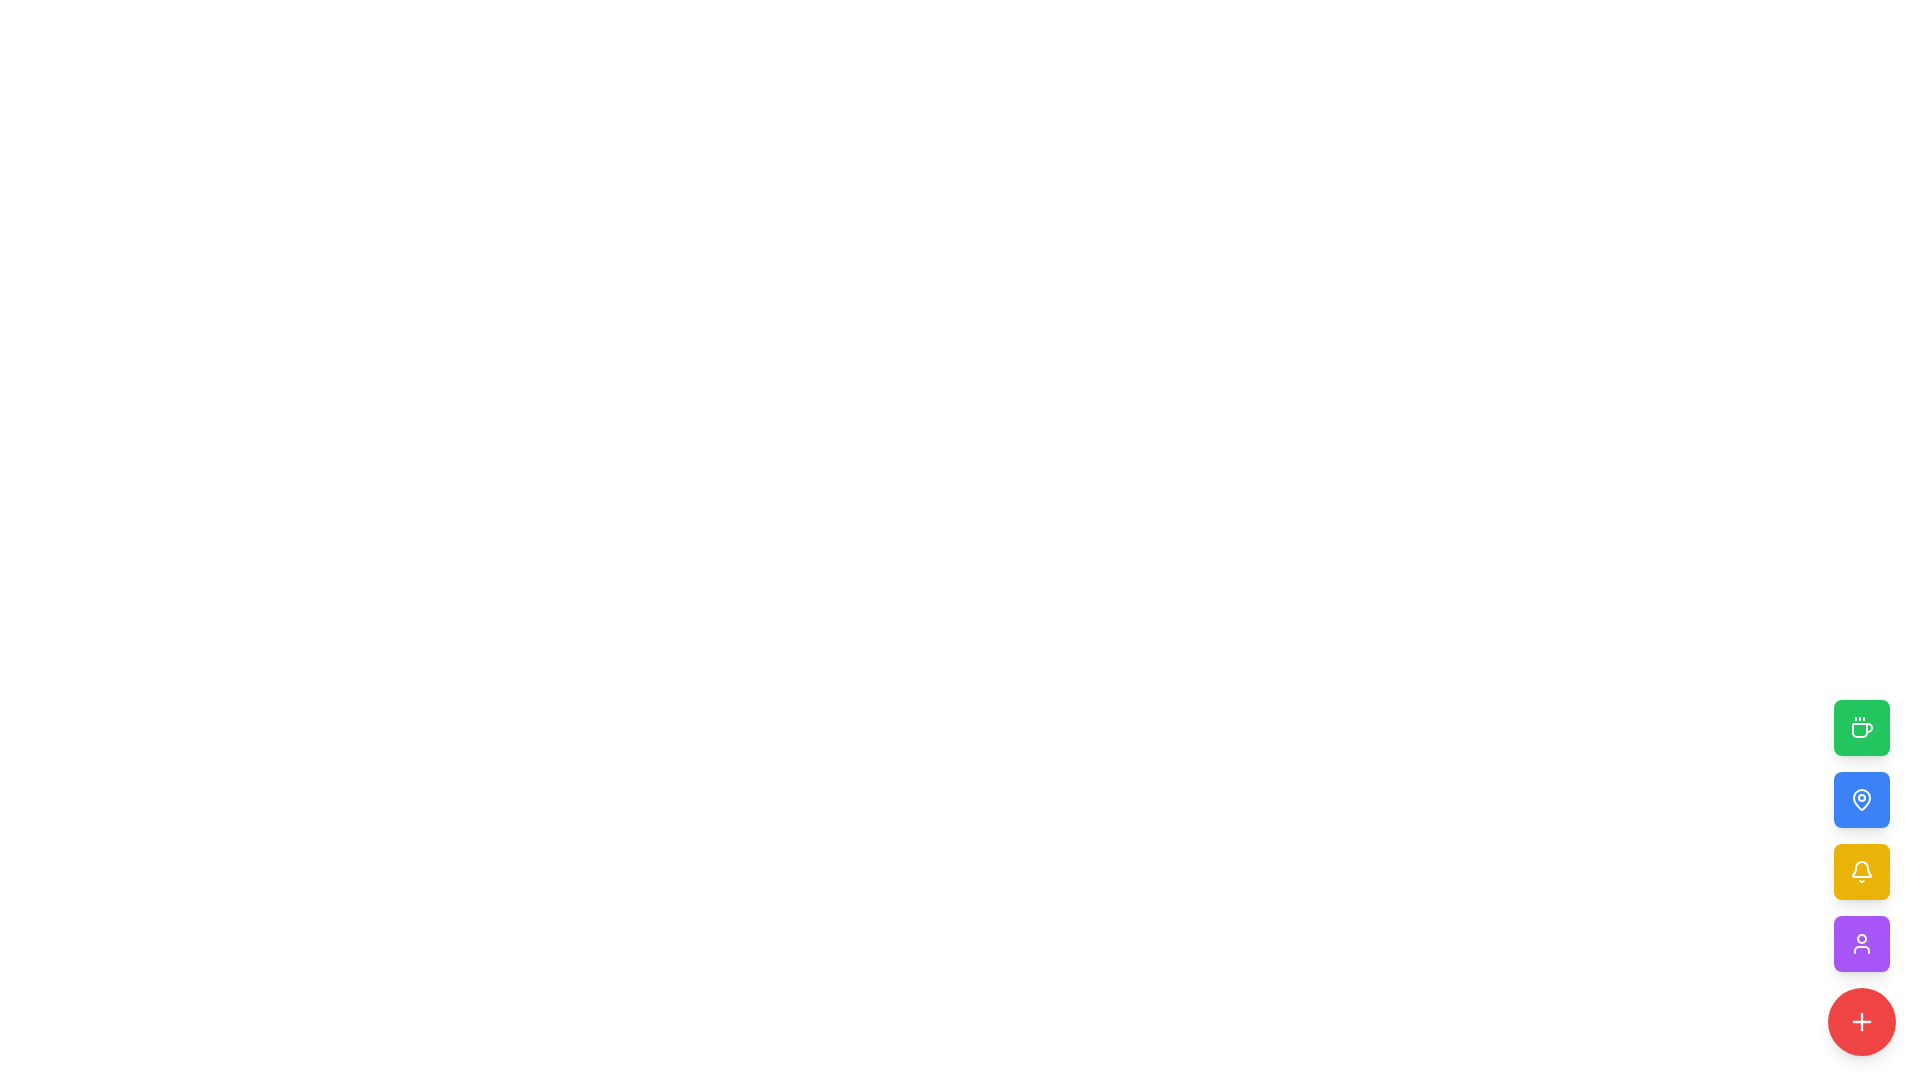 This screenshot has height=1080, width=1920. What do you see at coordinates (1861, 798) in the screenshot?
I see `the blue rounded button with a white pin icon located below the green coffee cup button and above the yellow bell button` at bounding box center [1861, 798].